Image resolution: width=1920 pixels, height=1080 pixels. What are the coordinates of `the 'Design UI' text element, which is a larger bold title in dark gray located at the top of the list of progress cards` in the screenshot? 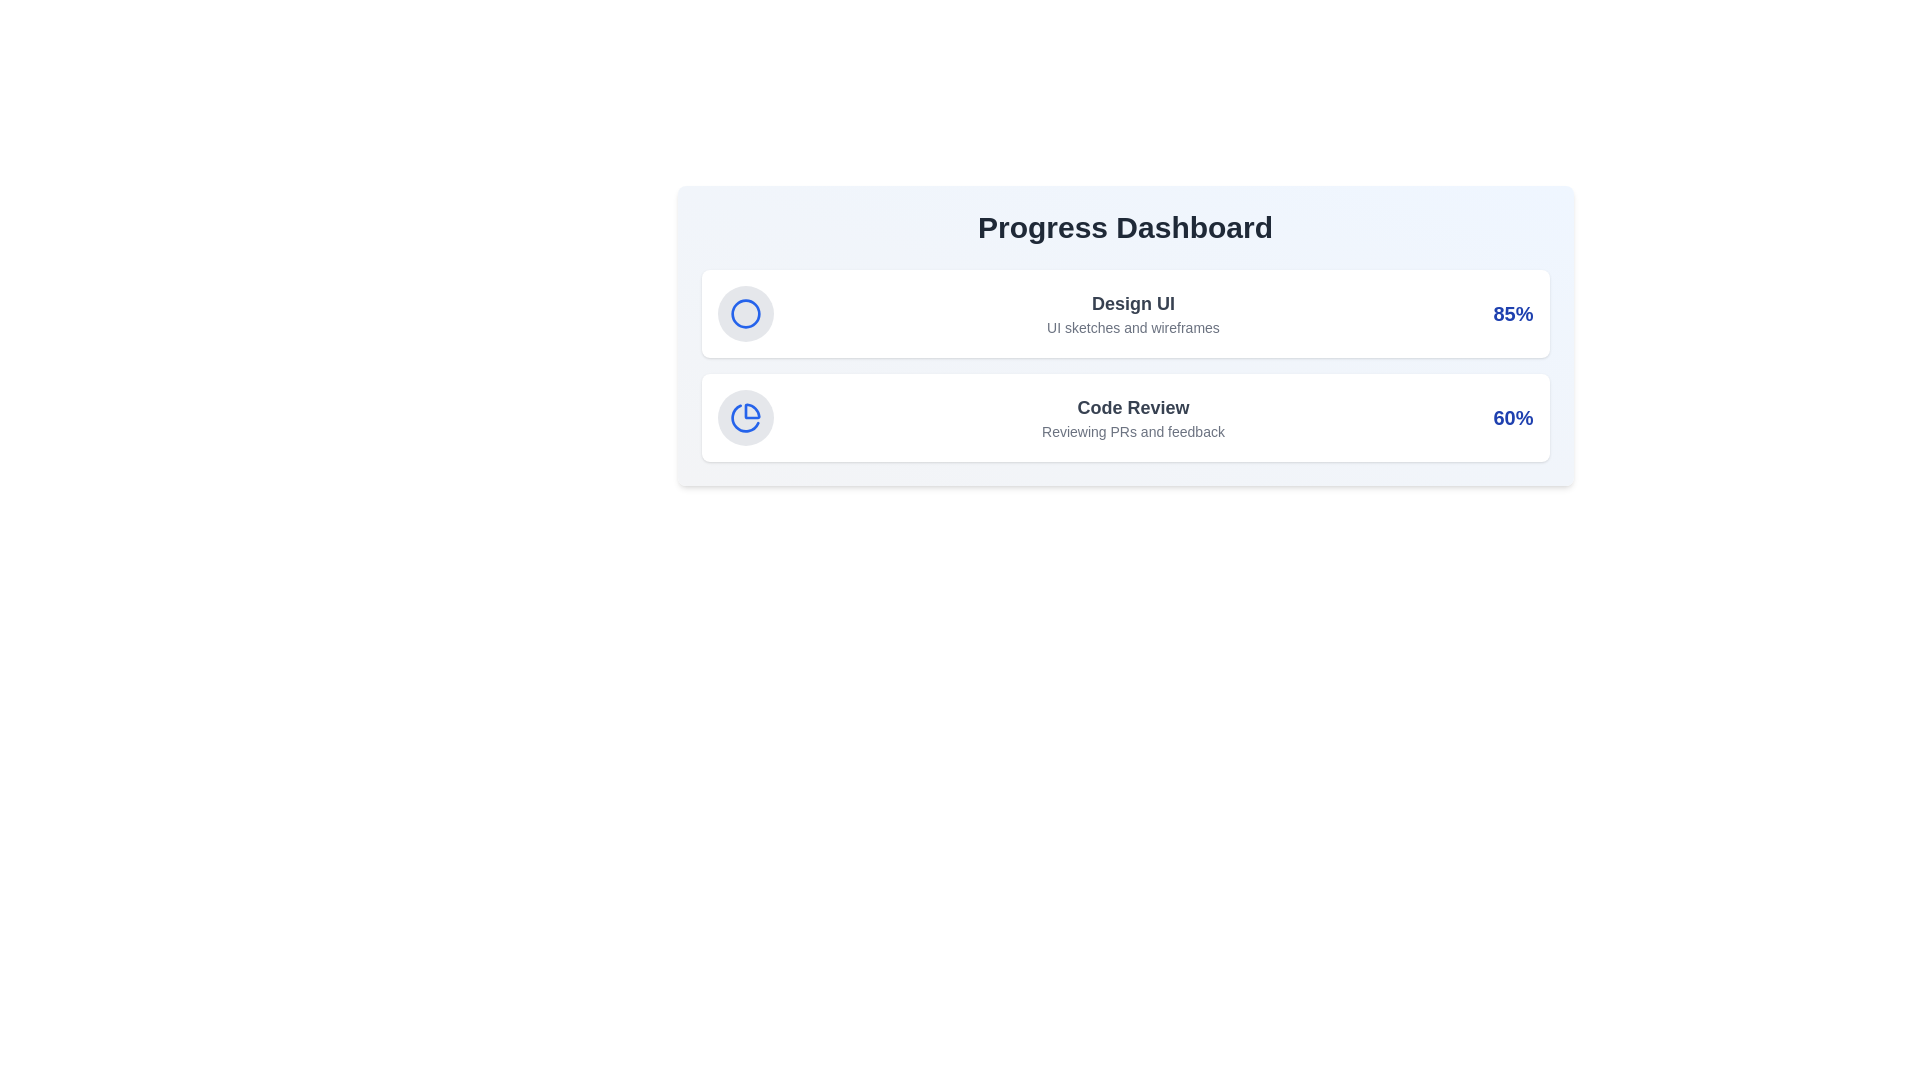 It's located at (1133, 313).